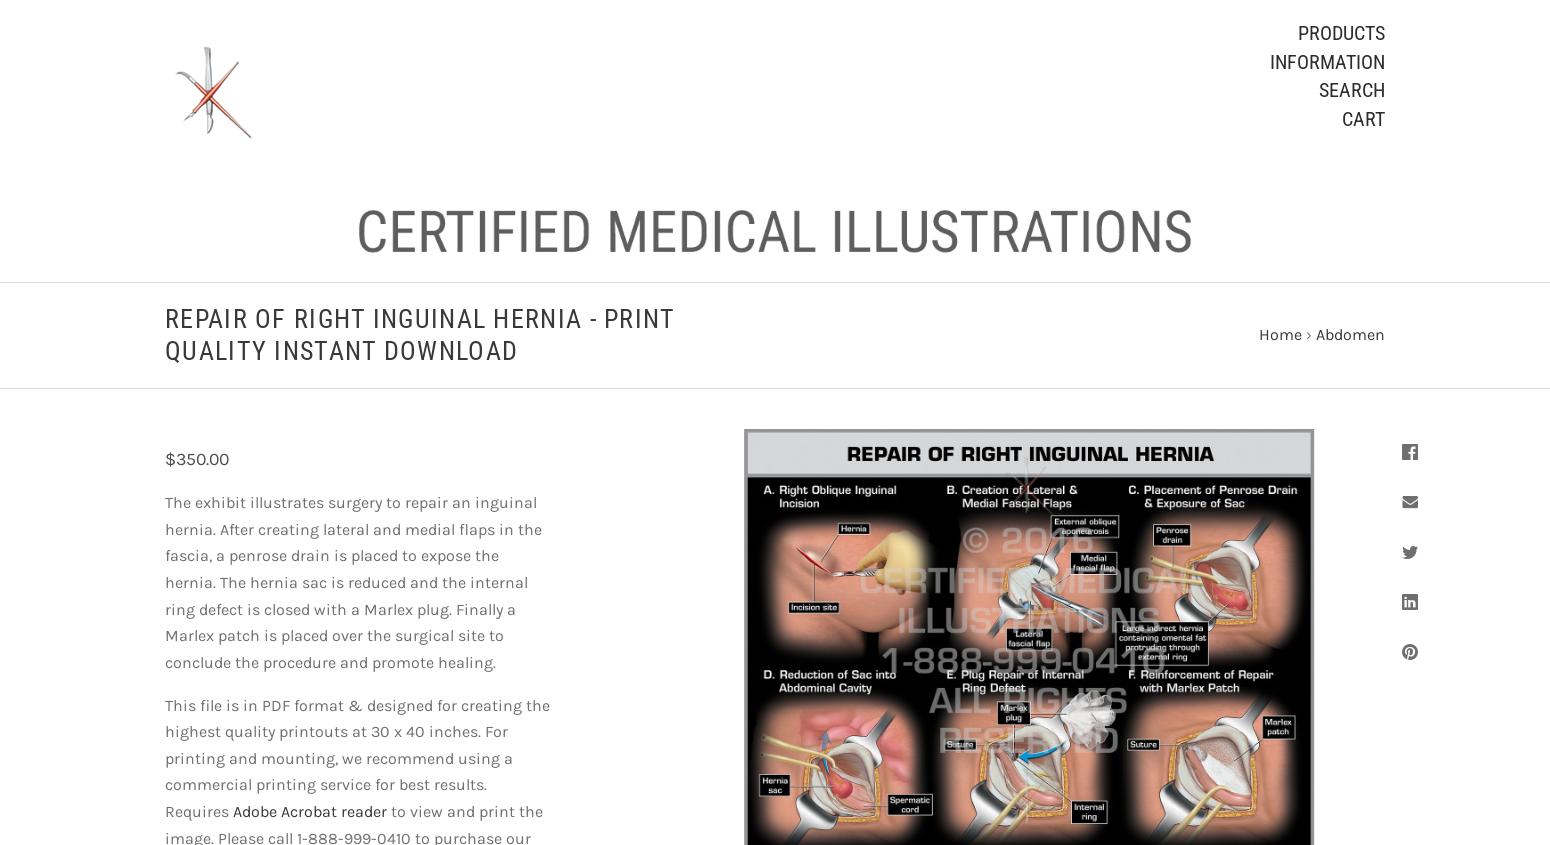 This screenshot has width=1550, height=845. What do you see at coordinates (352, 581) in the screenshot?
I see `'The exhibit illustrates surgery to repair an inguinal hernia. After creating lateral and medial flaps in the fascia, a penrose drain is placed to expose the hernia. The hernia sac is reduced and the internal ring defect is closed with a Marlex plug. Finally a Marlex patch is placed over the surgical site to conclude the procedure and promote healing.'` at bounding box center [352, 581].